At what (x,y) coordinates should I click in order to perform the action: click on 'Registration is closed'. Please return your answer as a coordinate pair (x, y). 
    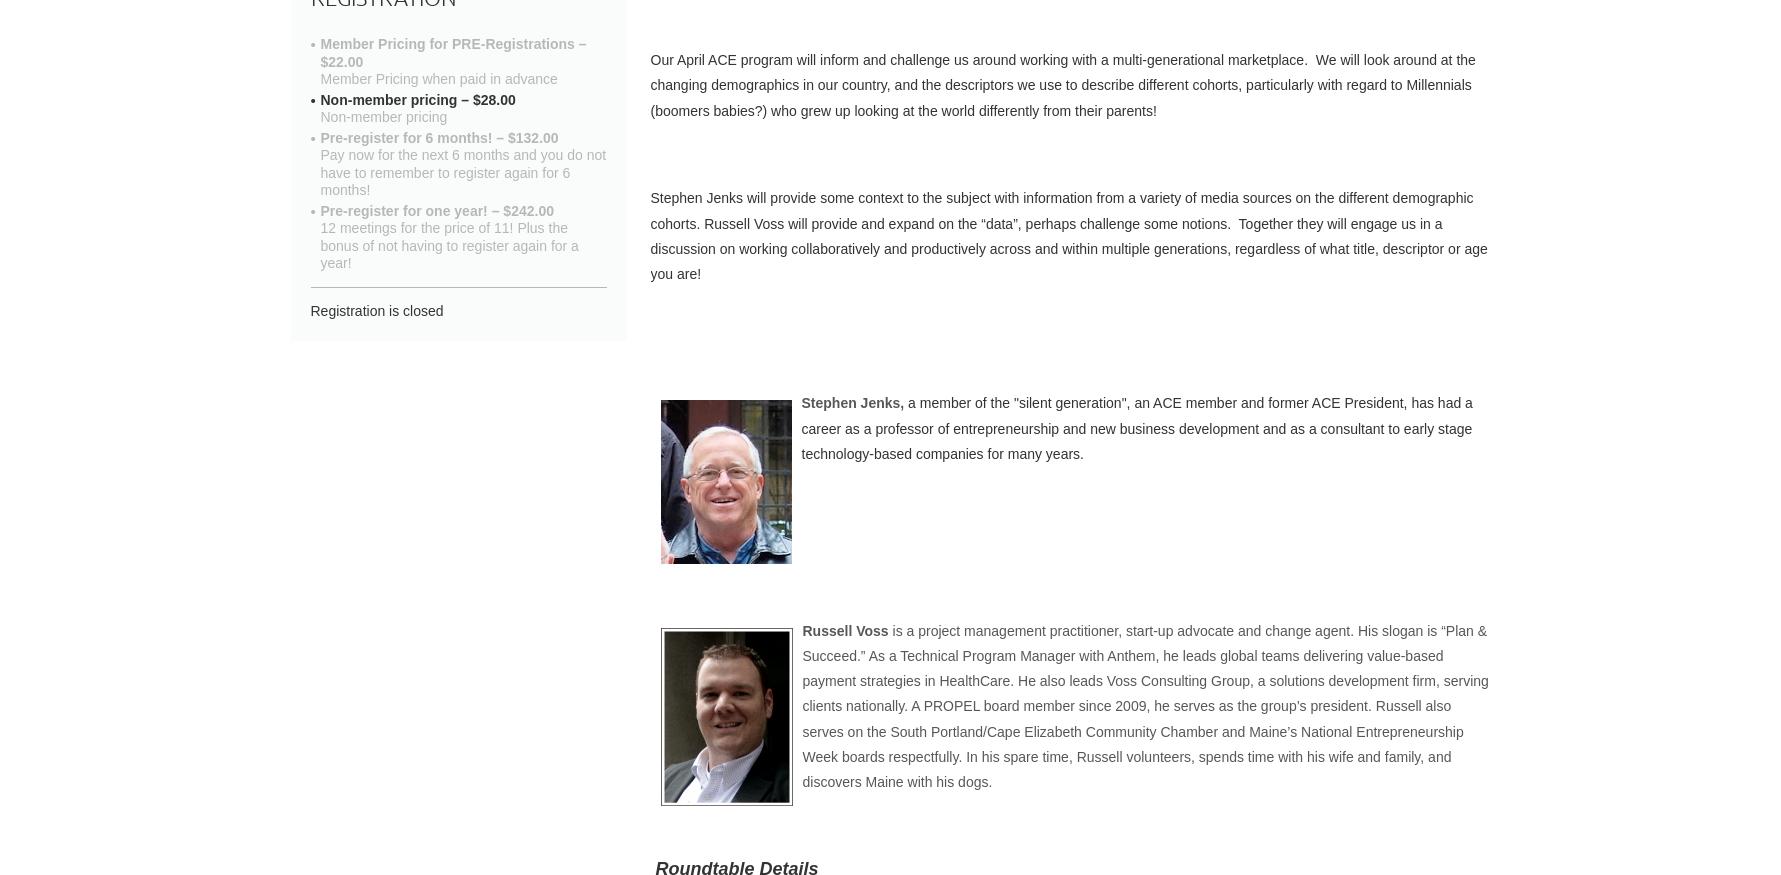
    Looking at the image, I should click on (309, 309).